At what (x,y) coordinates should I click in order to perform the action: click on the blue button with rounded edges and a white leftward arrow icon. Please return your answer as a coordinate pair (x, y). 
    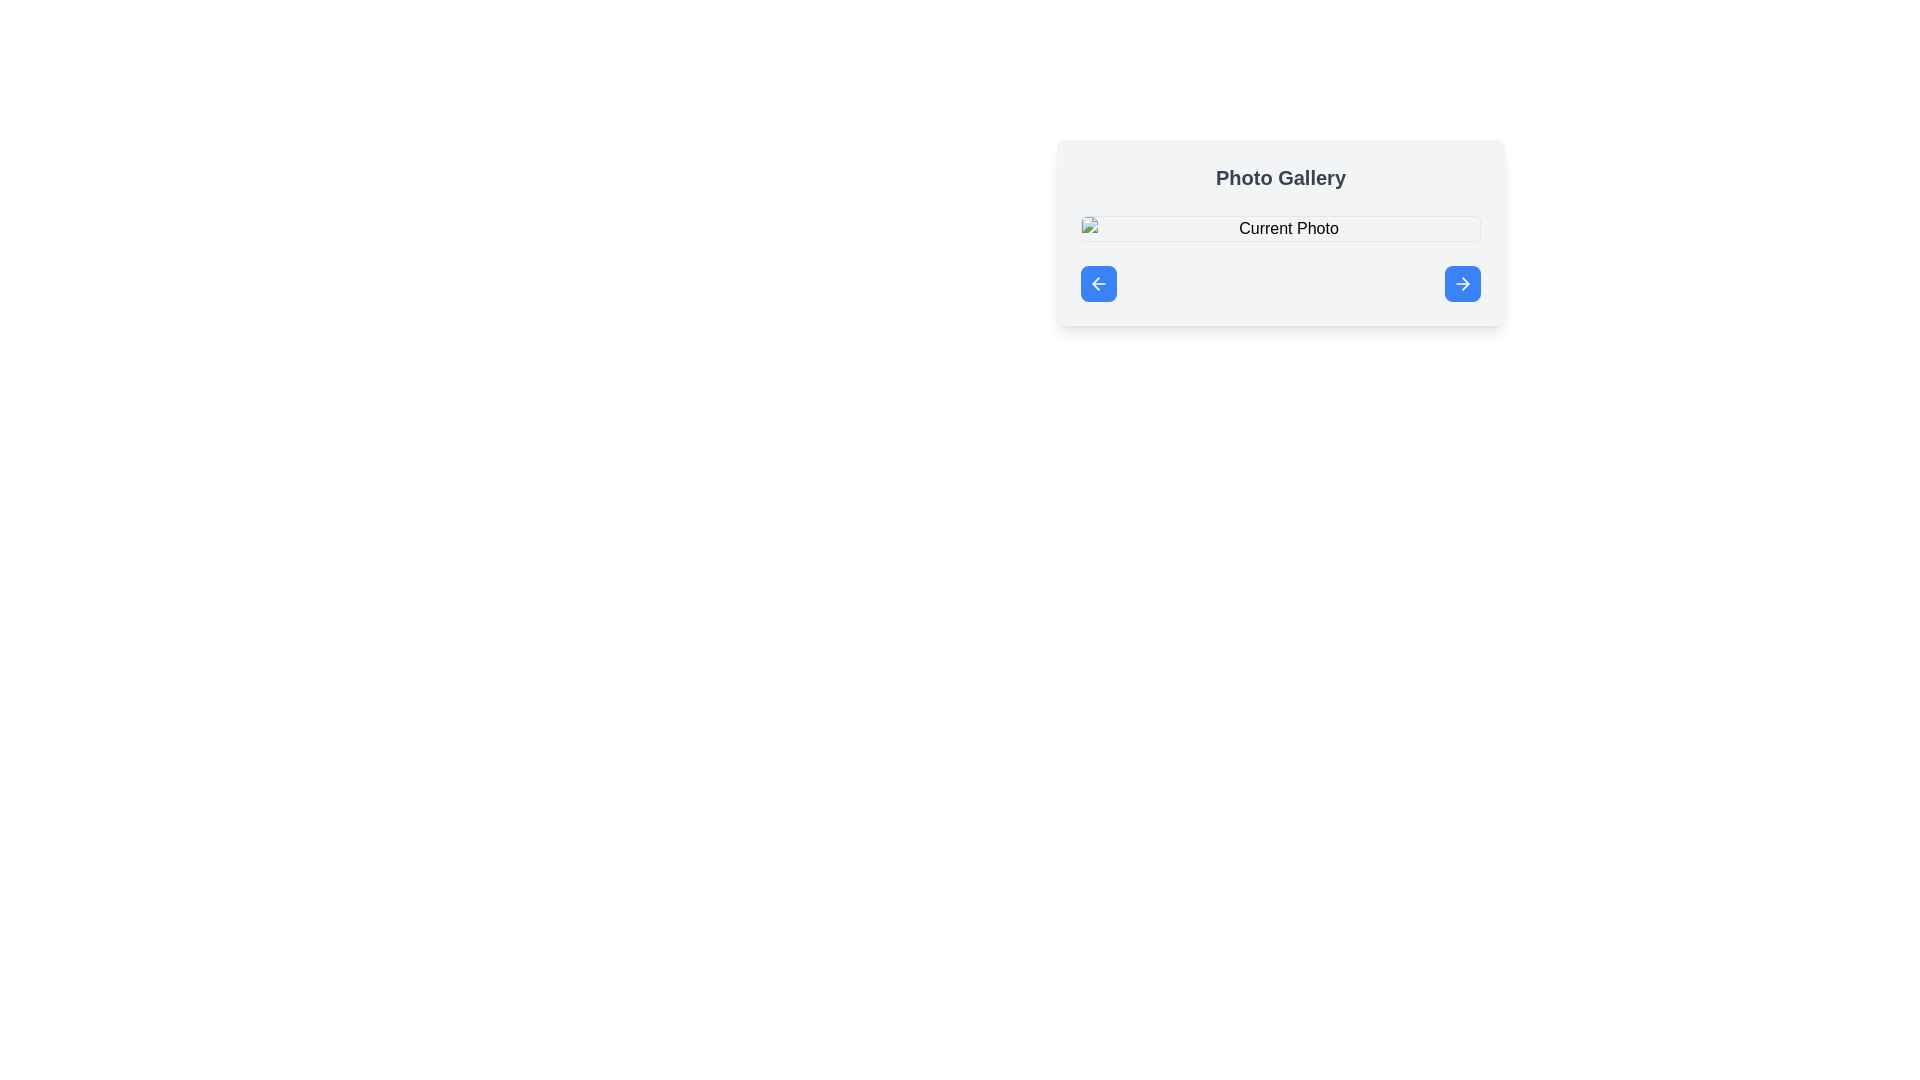
    Looking at the image, I should click on (1098, 284).